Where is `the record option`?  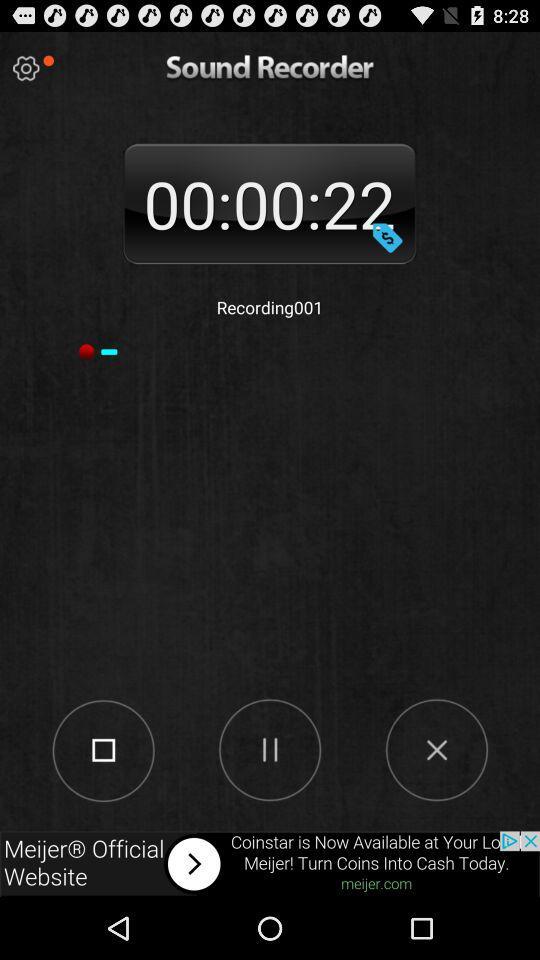
the record option is located at coordinates (103, 748).